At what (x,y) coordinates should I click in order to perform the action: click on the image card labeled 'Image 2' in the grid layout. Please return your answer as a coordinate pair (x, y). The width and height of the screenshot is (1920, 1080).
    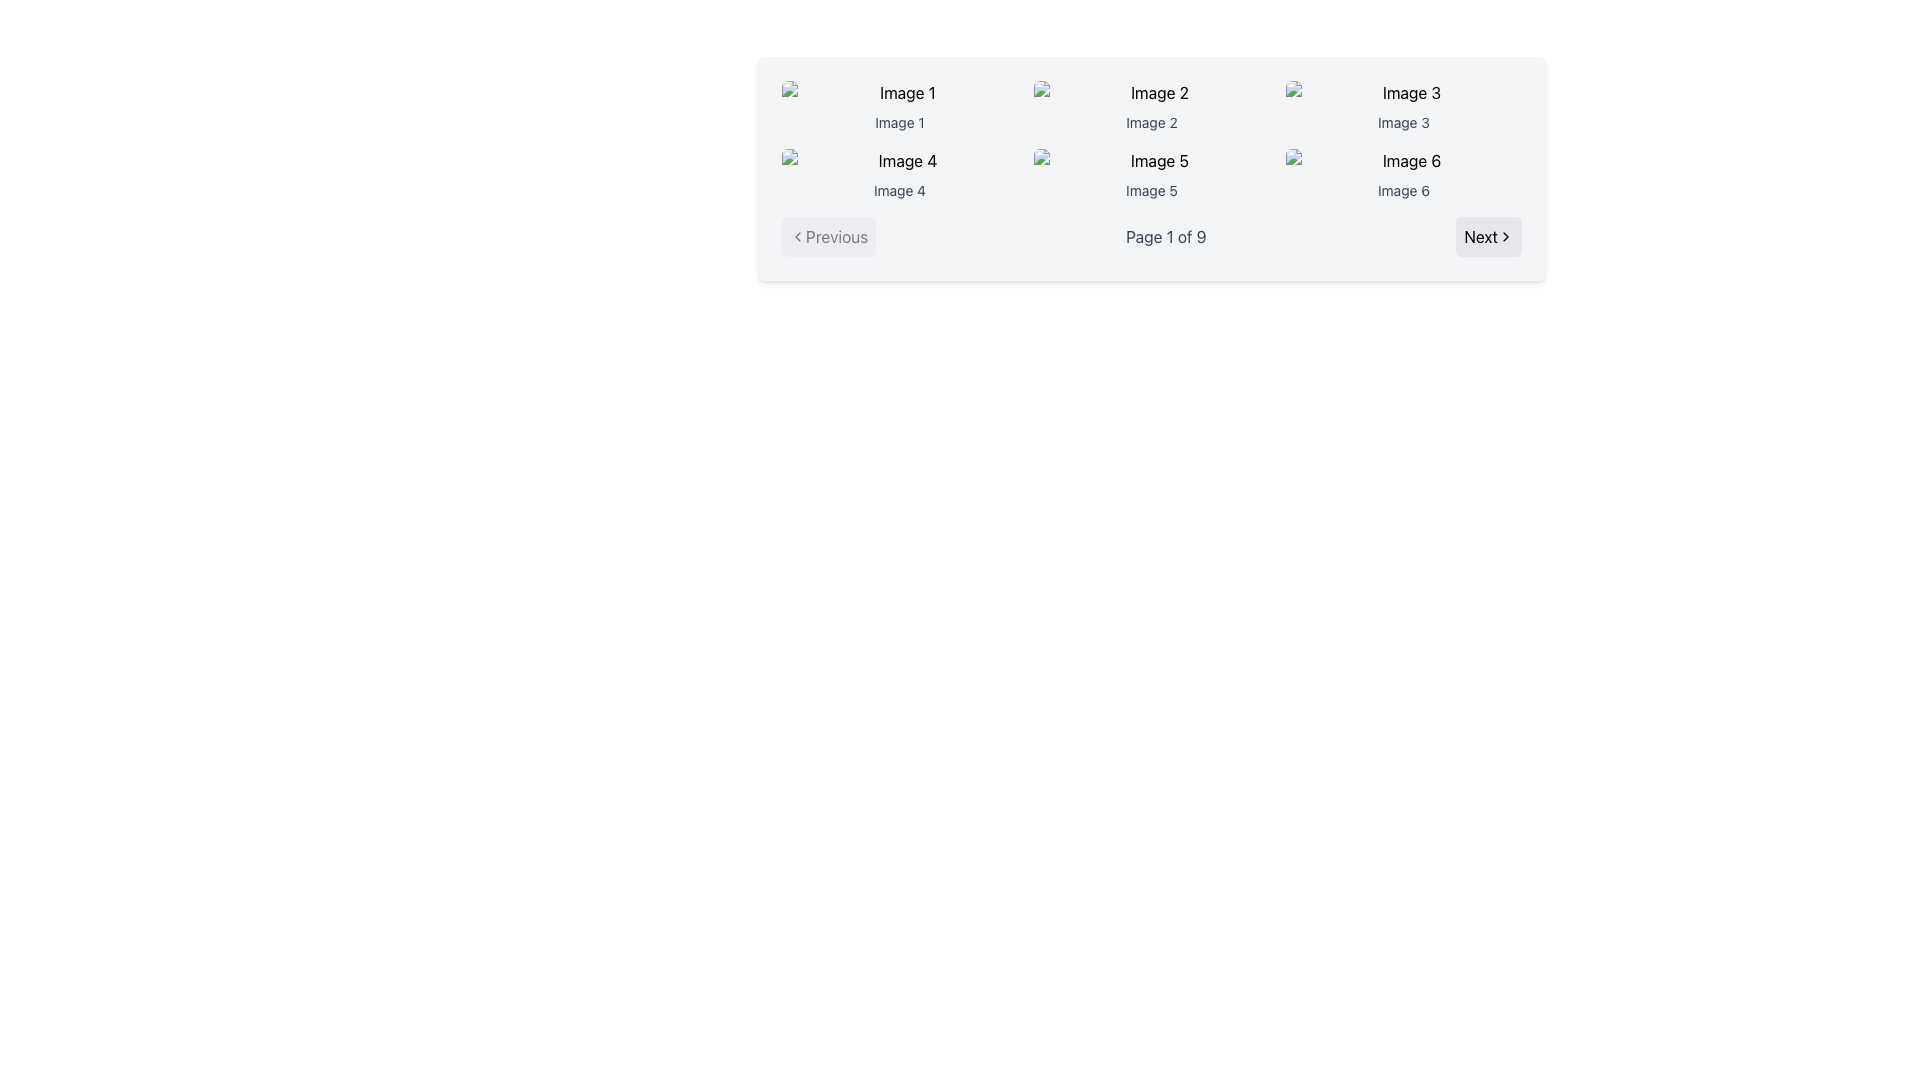
    Looking at the image, I should click on (1152, 107).